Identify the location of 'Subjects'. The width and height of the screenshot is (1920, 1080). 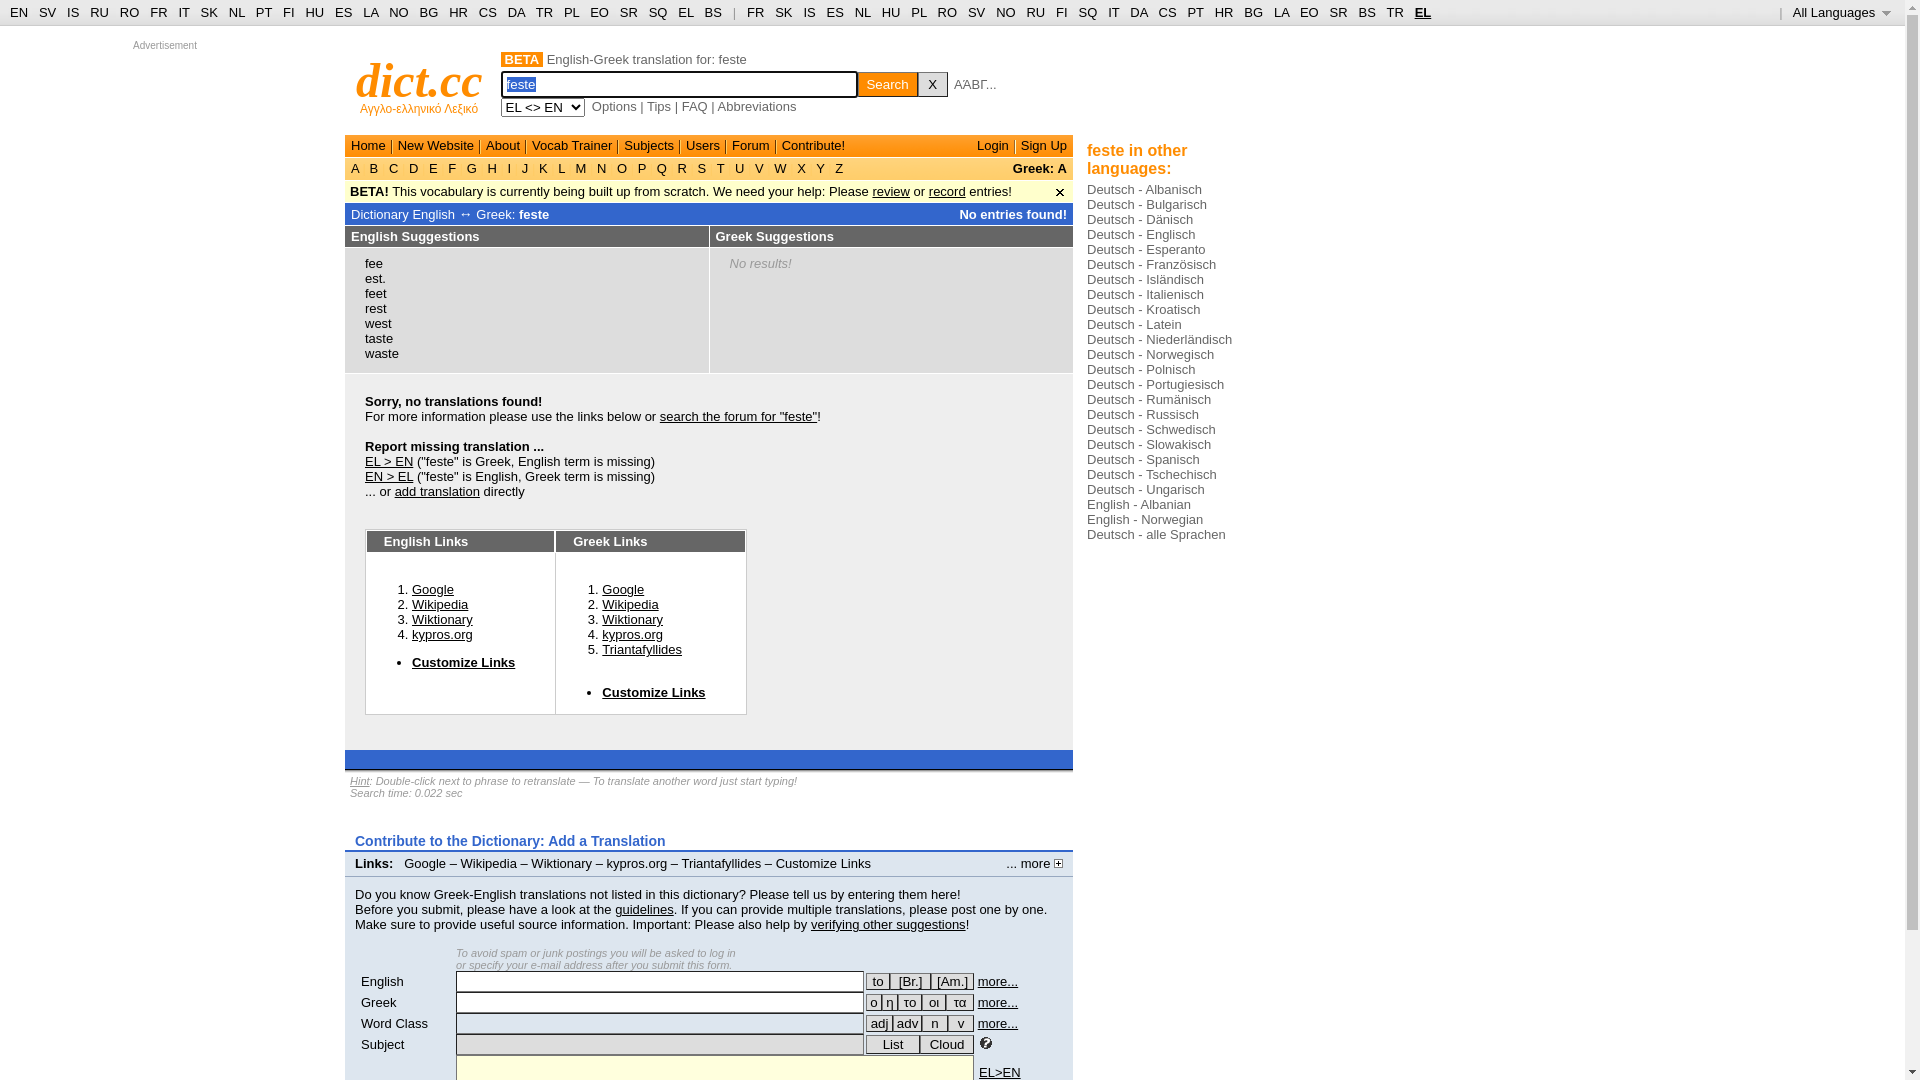
(623, 144).